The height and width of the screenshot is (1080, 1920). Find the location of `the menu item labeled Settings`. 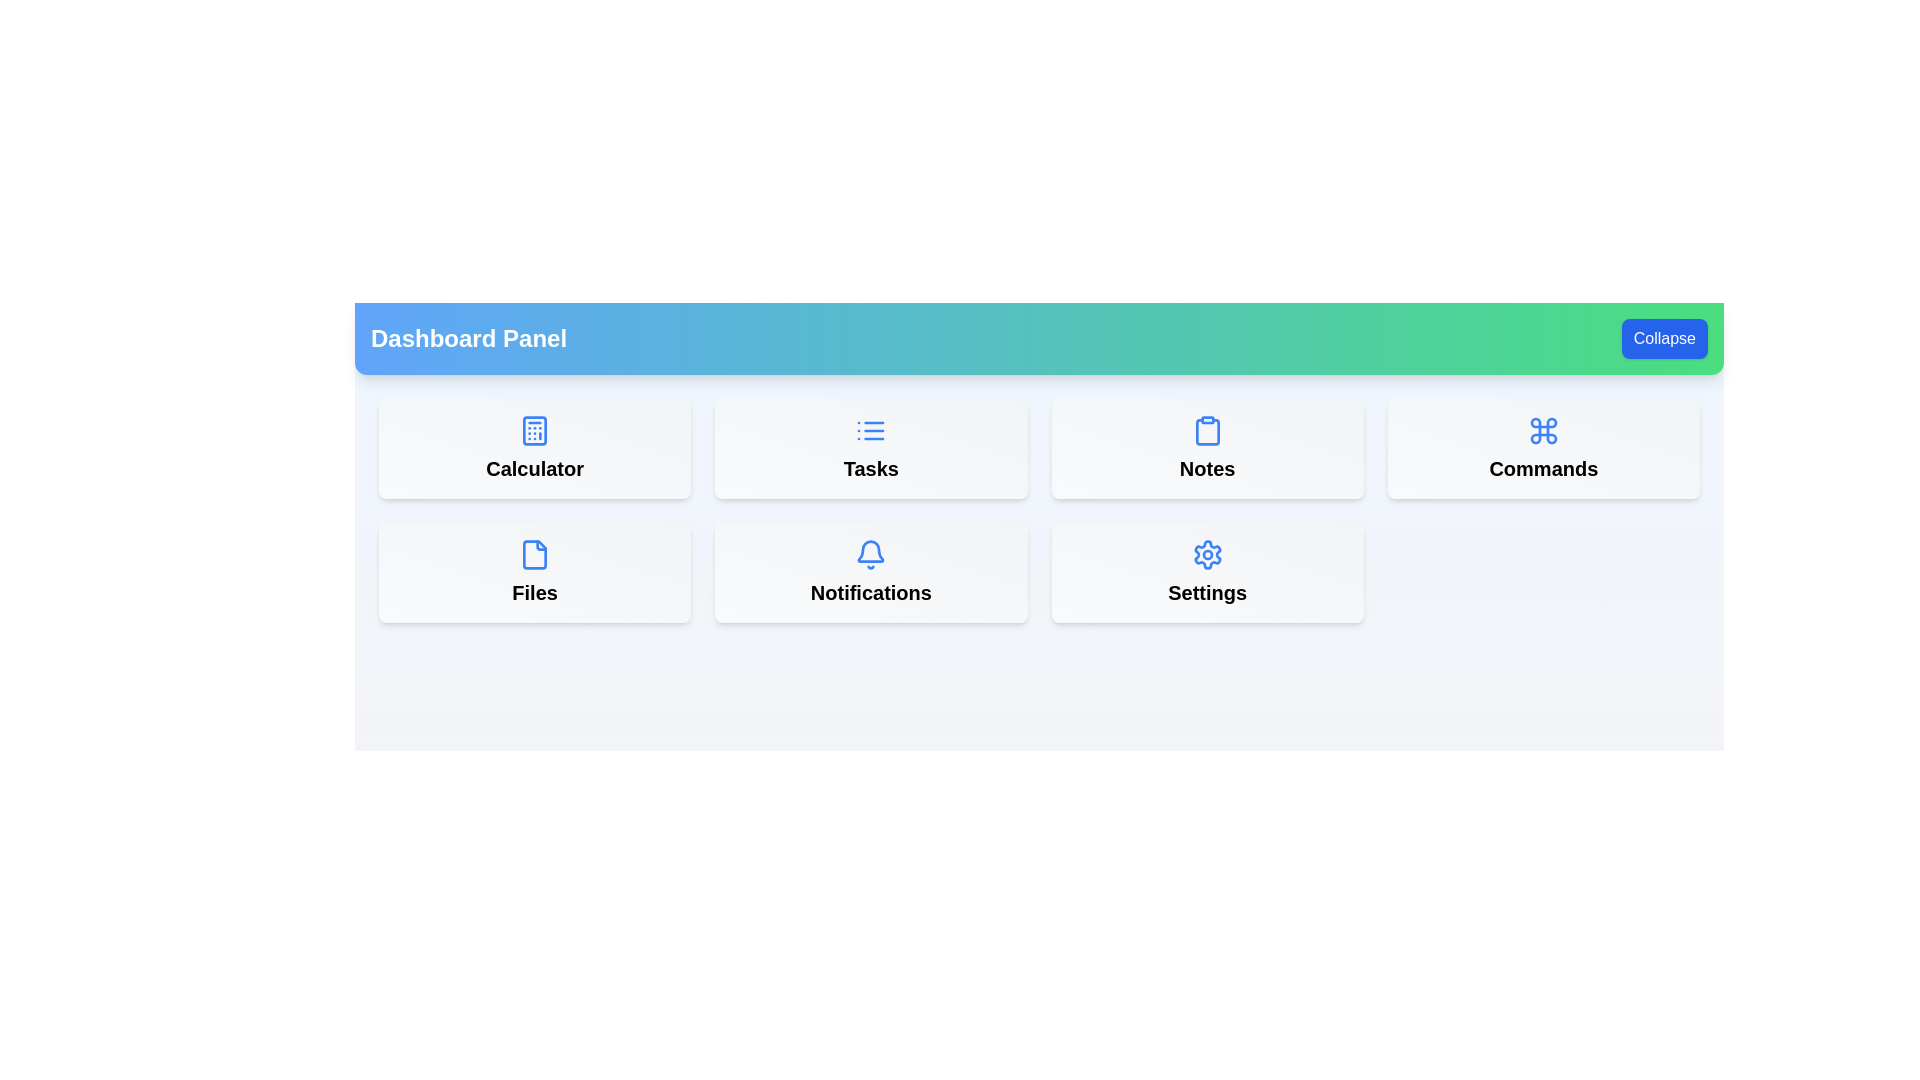

the menu item labeled Settings is located at coordinates (1205, 573).